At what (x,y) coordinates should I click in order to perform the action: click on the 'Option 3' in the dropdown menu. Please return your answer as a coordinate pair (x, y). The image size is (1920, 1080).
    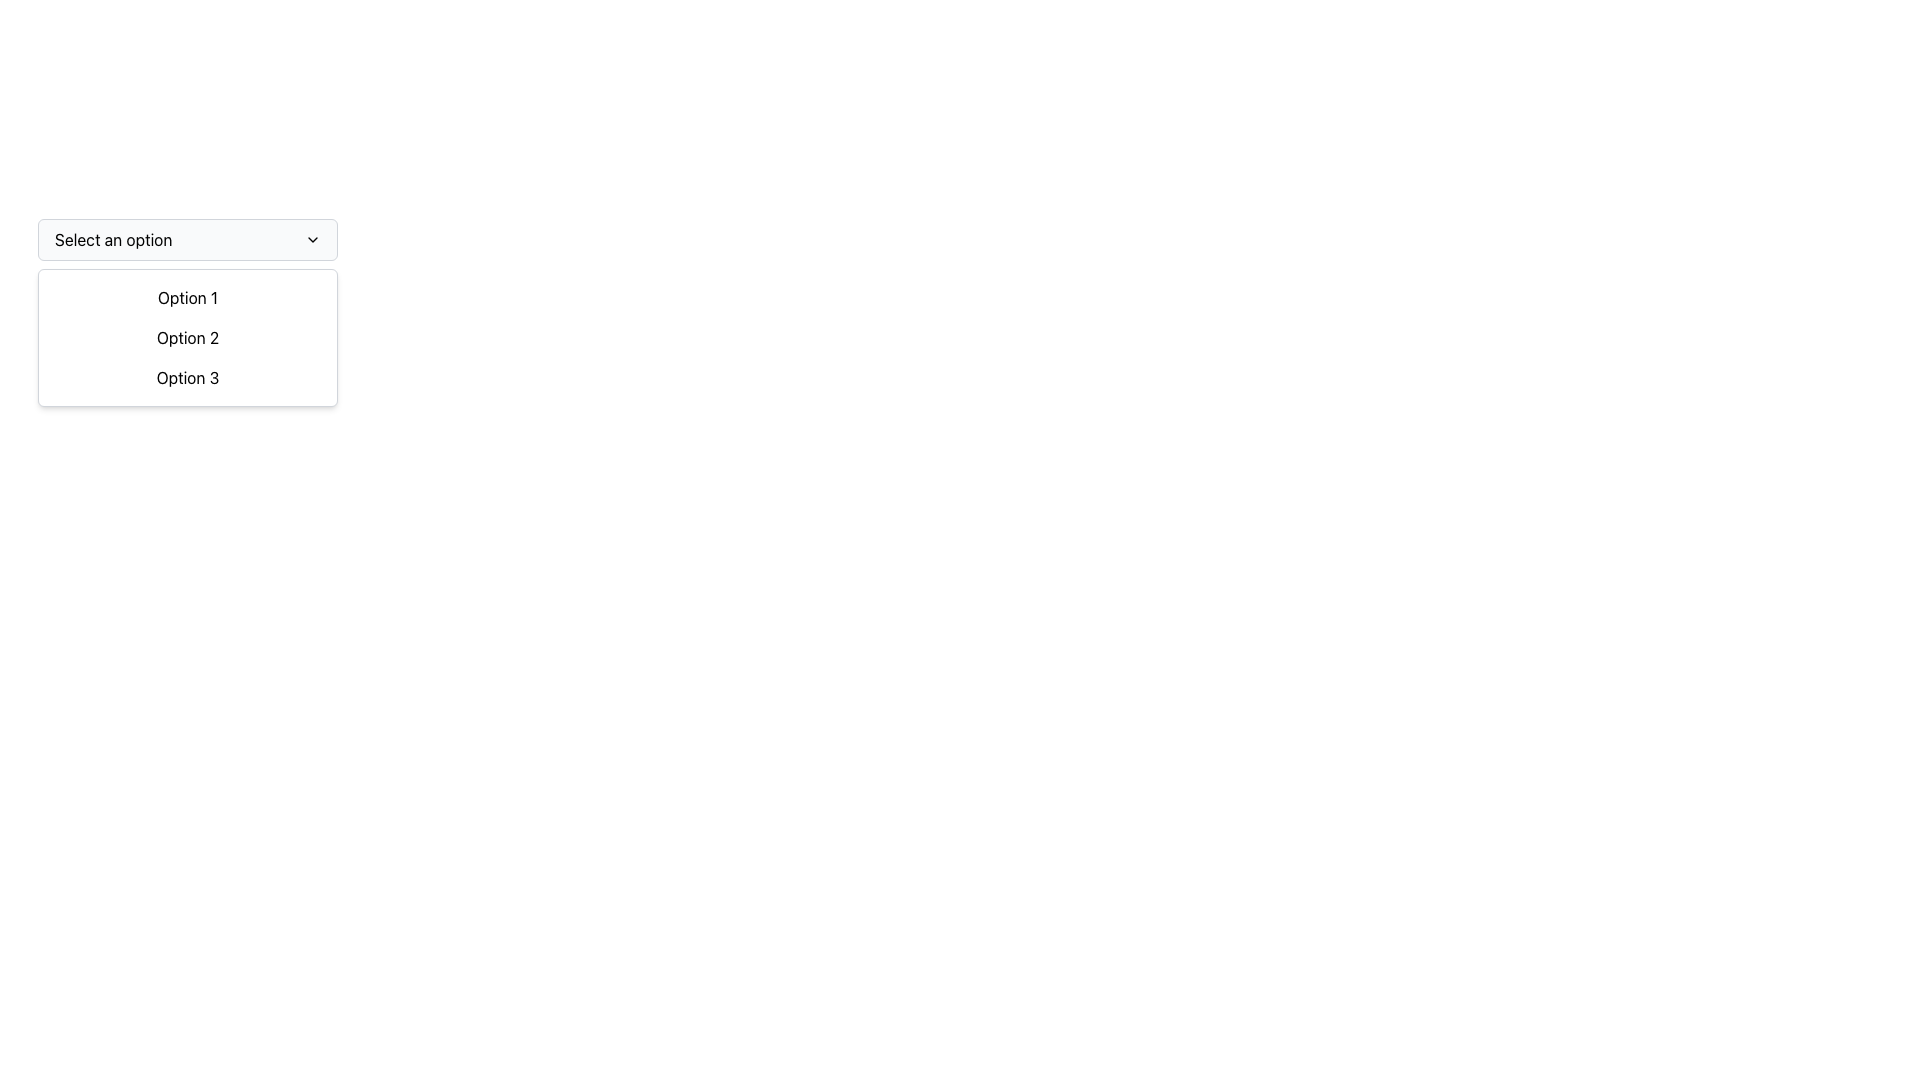
    Looking at the image, I should click on (187, 378).